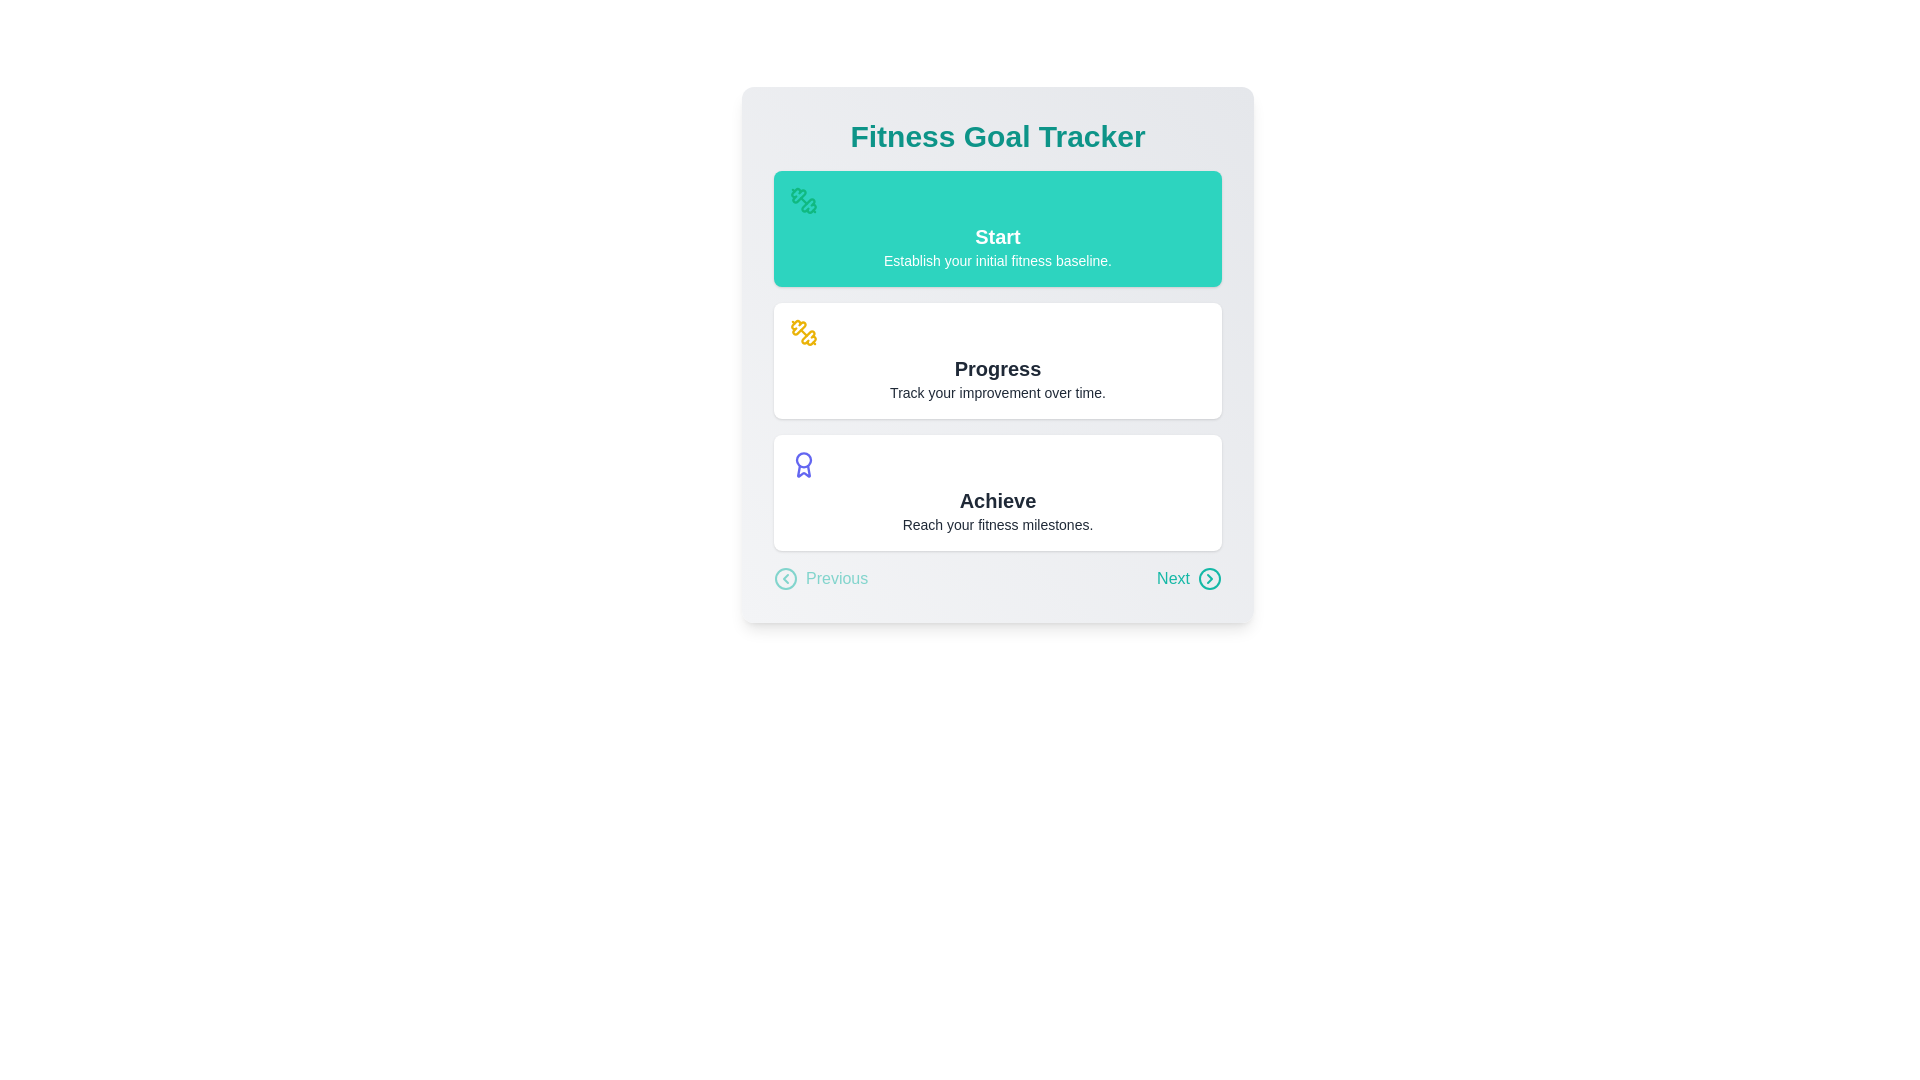  Describe the element at coordinates (837, 578) in the screenshot. I see `the static text label indicating the availability of a previous step in the navigation bar located at the bottom right of a left-pointing chevron icon` at that location.